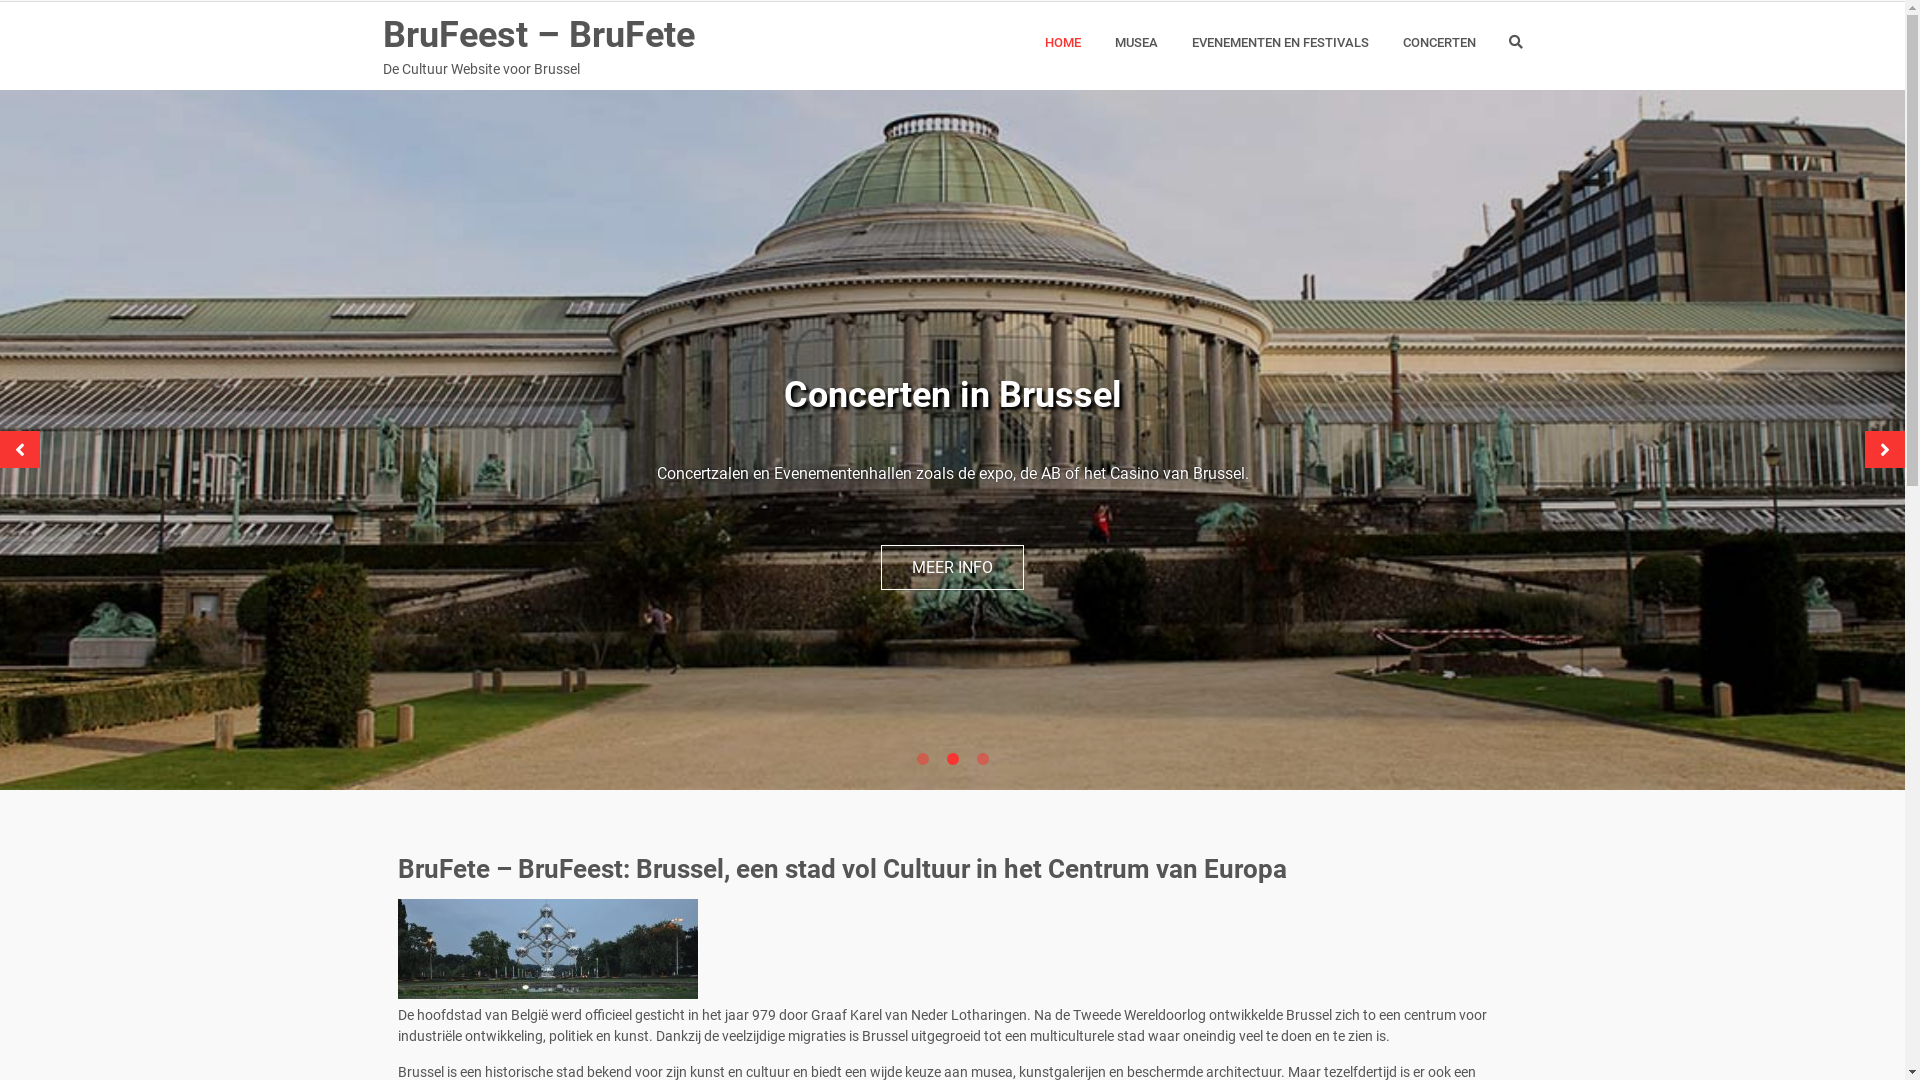 Image resolution: width=1920 pixels, height=1080 pixels. I want to click on 'Next', so click(1884, 450).